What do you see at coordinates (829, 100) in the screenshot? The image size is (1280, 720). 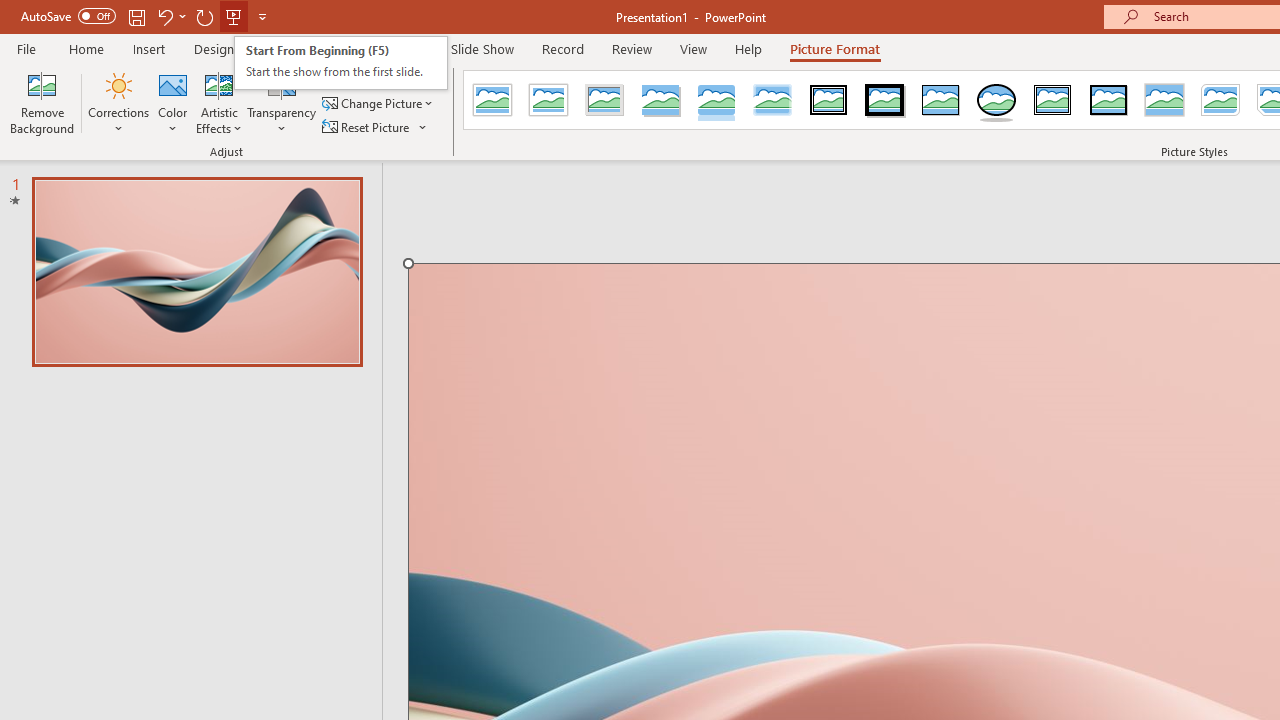 I see `'Double Frame, Black'` at bounding box center [829, 100].